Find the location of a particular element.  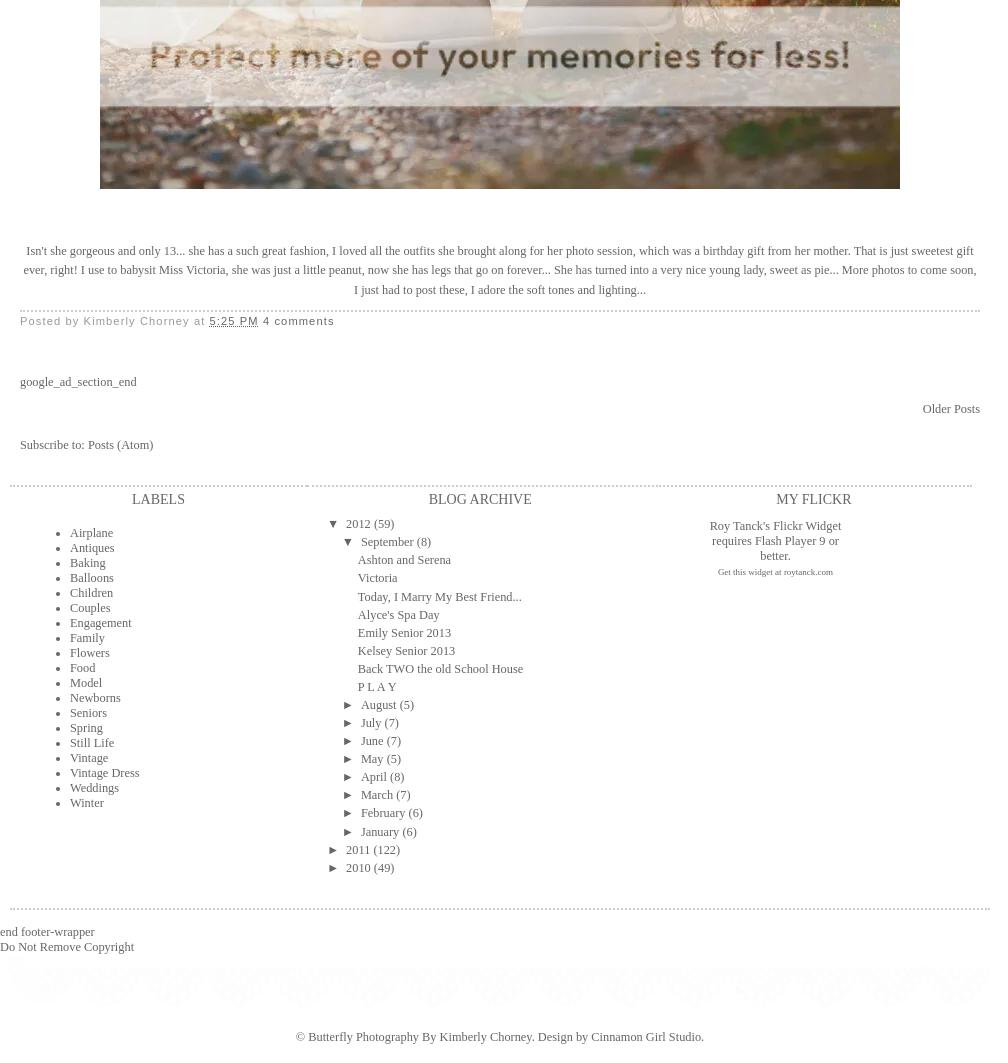

'Back TWO the old School House' is located at coordinates (439, 666).